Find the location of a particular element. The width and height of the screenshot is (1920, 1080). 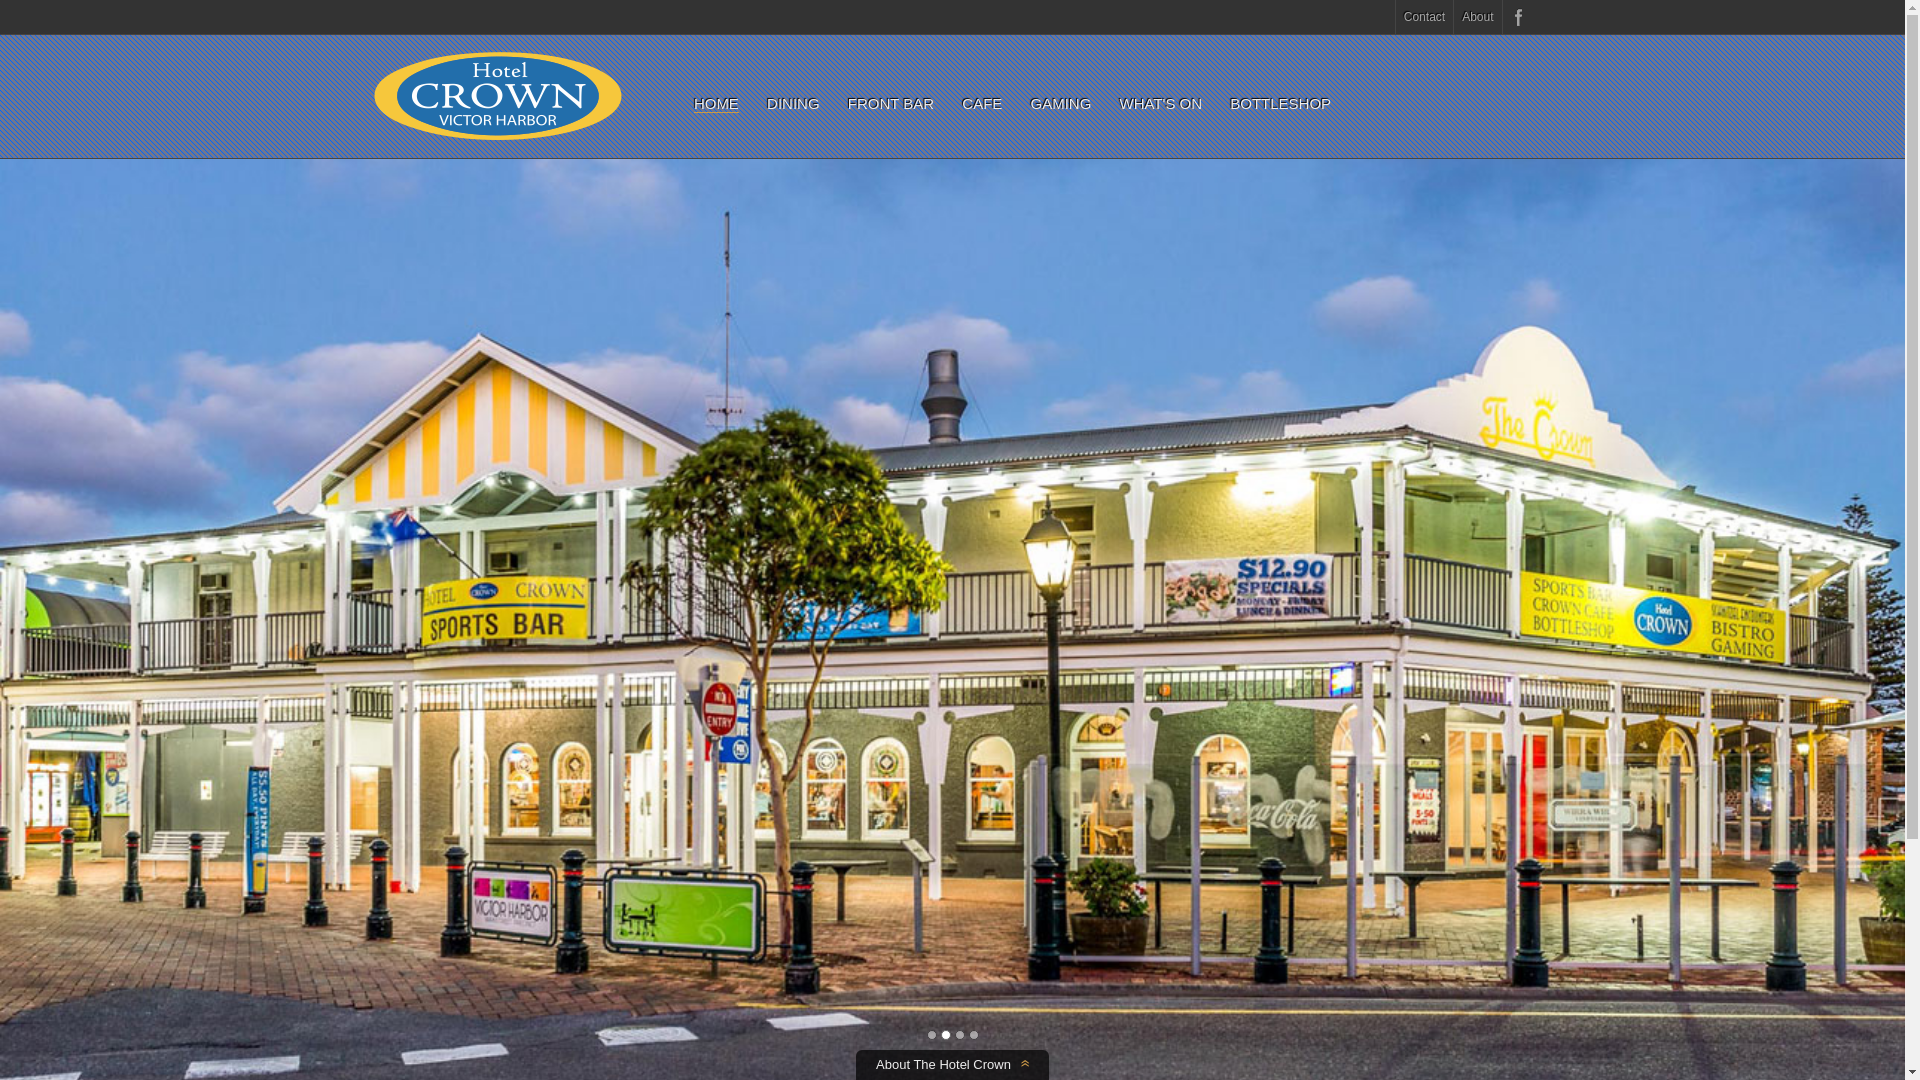

'WHAT'S ON' is located at coordinates (1161, 103).